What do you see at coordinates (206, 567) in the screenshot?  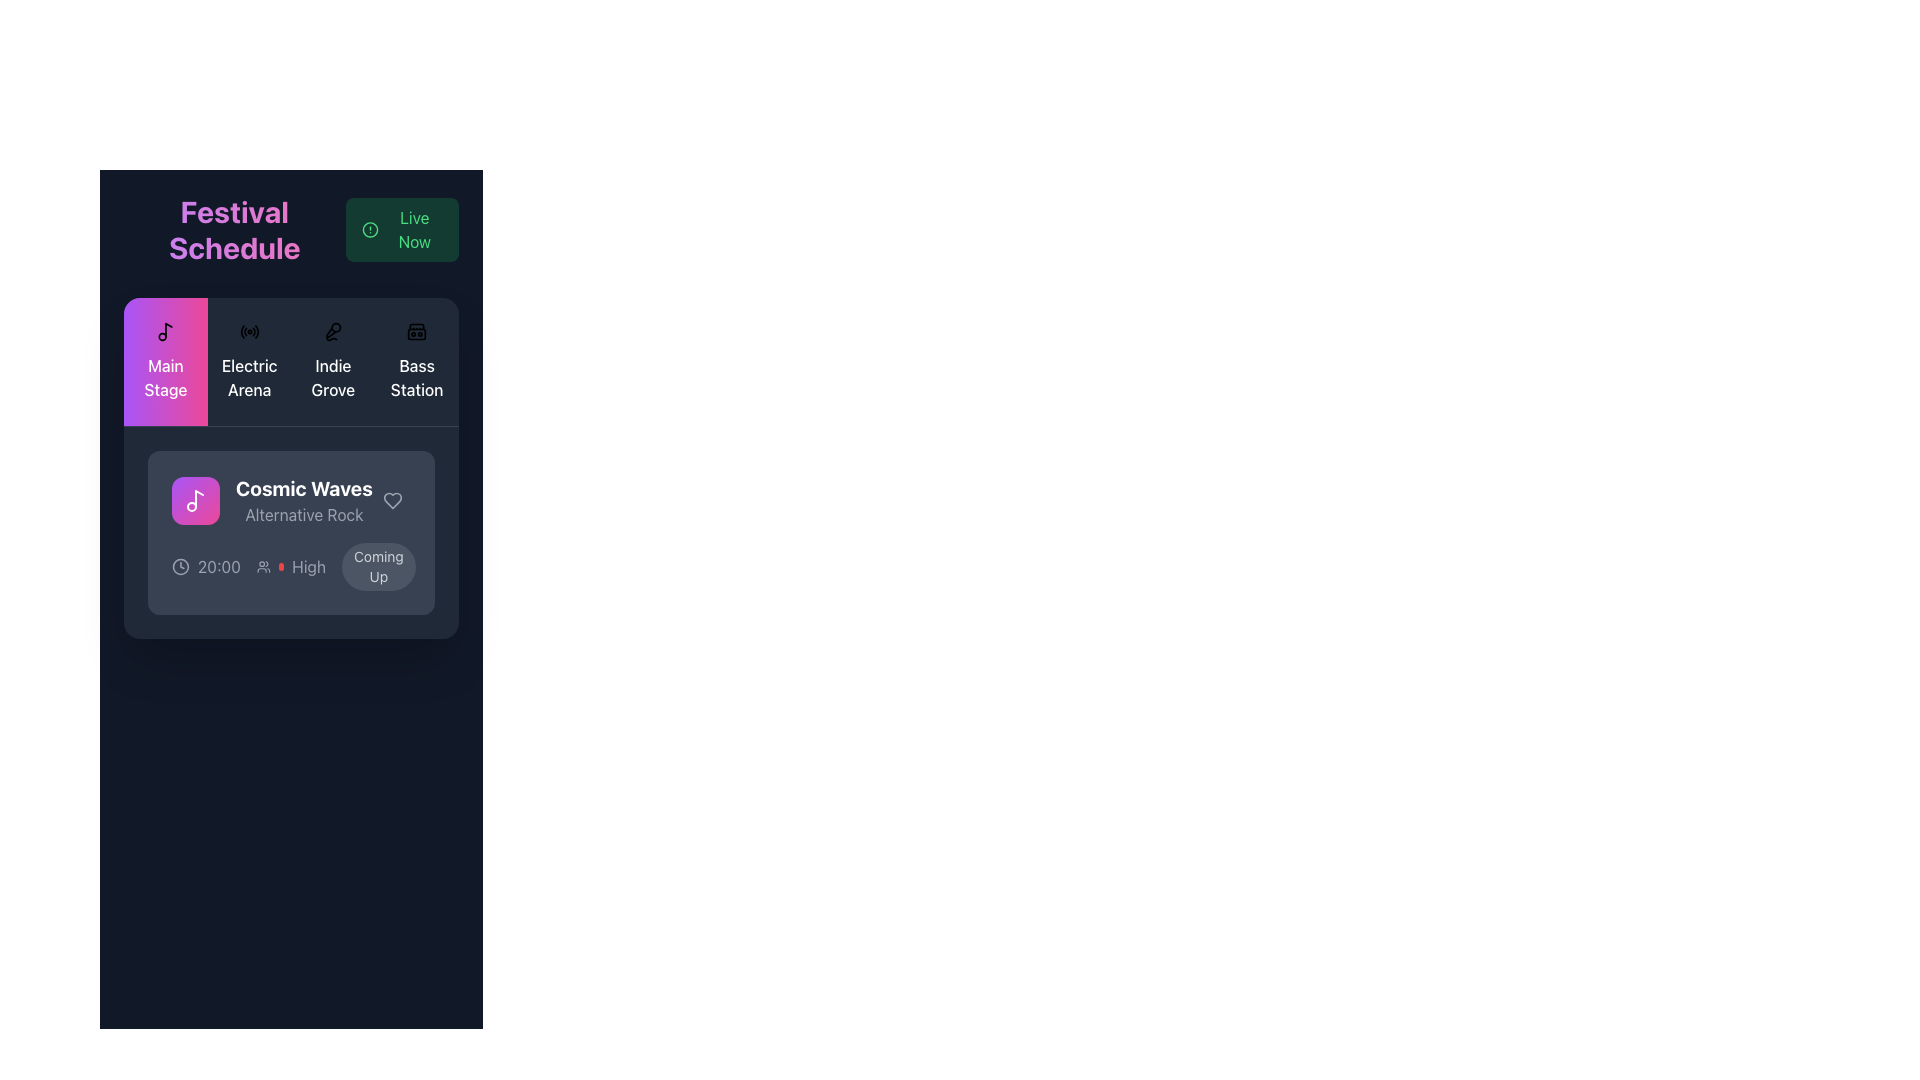 I see `the Time indicator showing '20:00' with an associated clock icon, the leftmost item in the horizontal row beneath the event 'Cosmic Waves: Alternative Rock'` at bounding box center [206, 567].